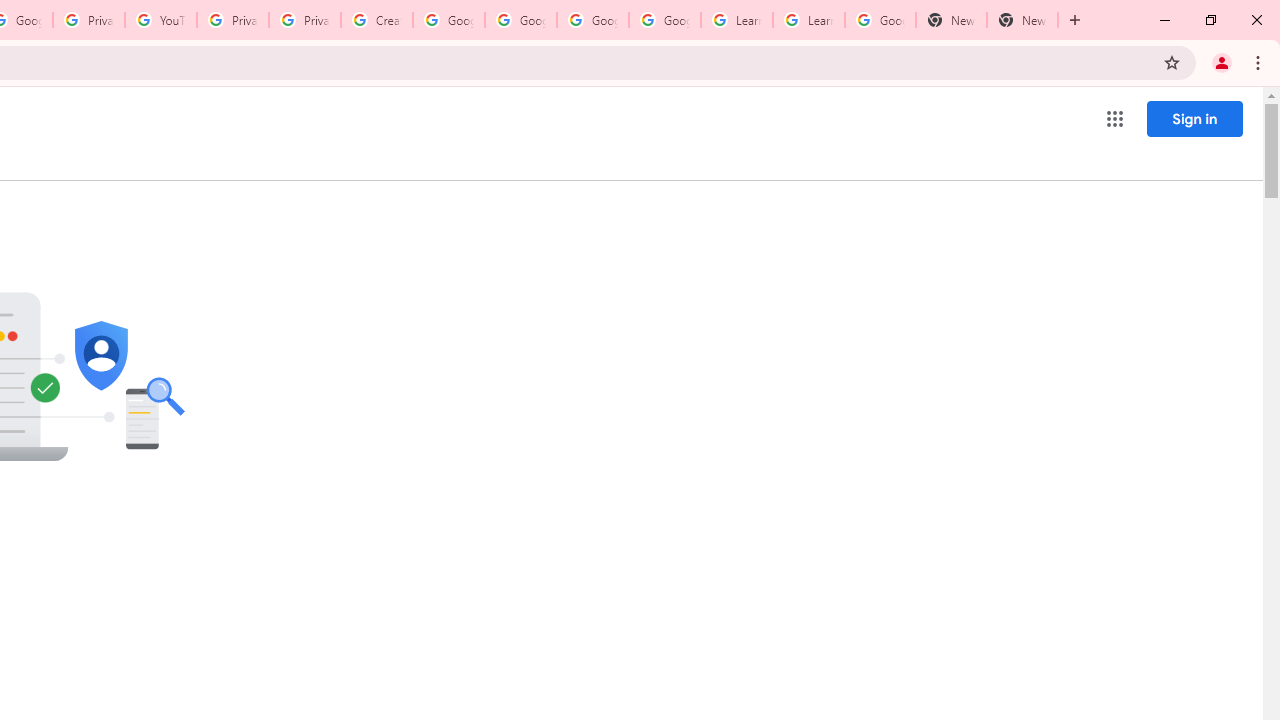 This screenshot has width=1280, height=720. Describe the element at coordinates (1194, 118) in the screenshot. I see `'Sign in'` at that location.